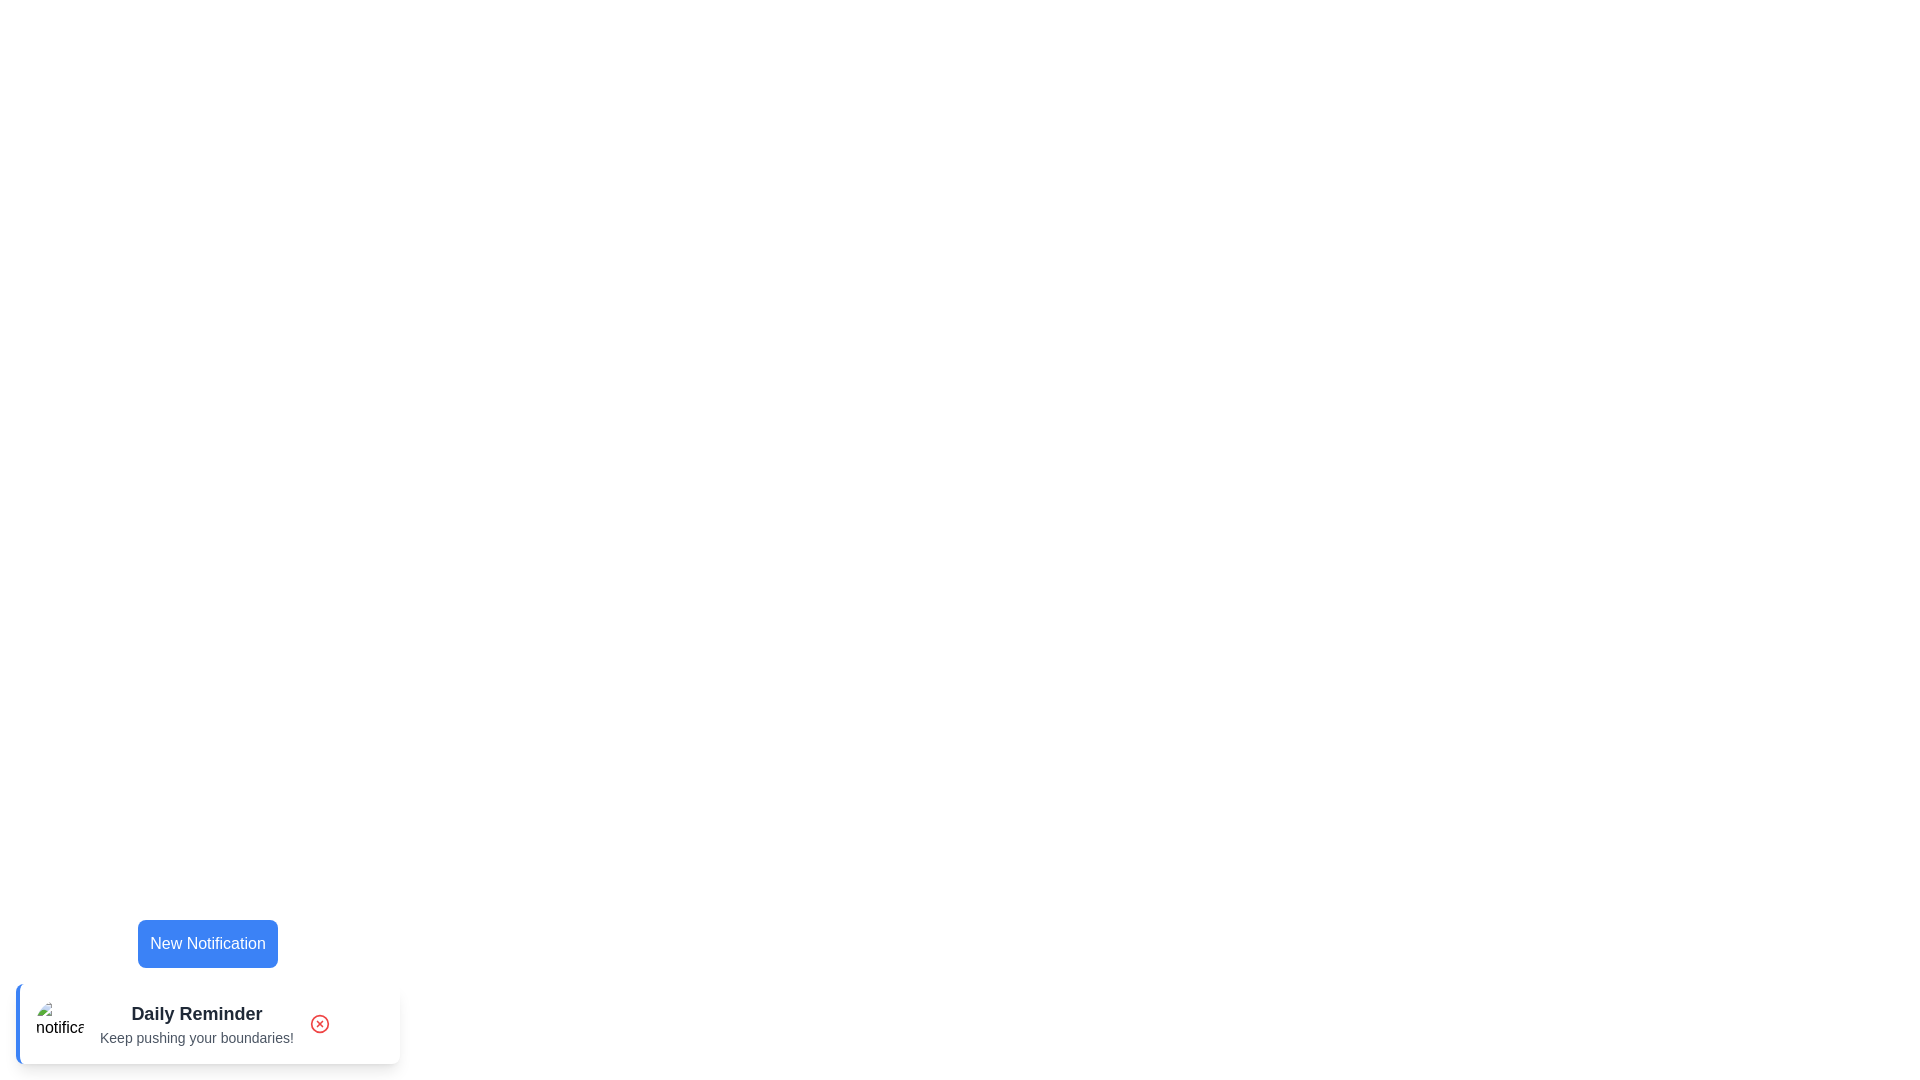  I want to click on the 'New Notification' button to add a new notification, so click(207, 944).